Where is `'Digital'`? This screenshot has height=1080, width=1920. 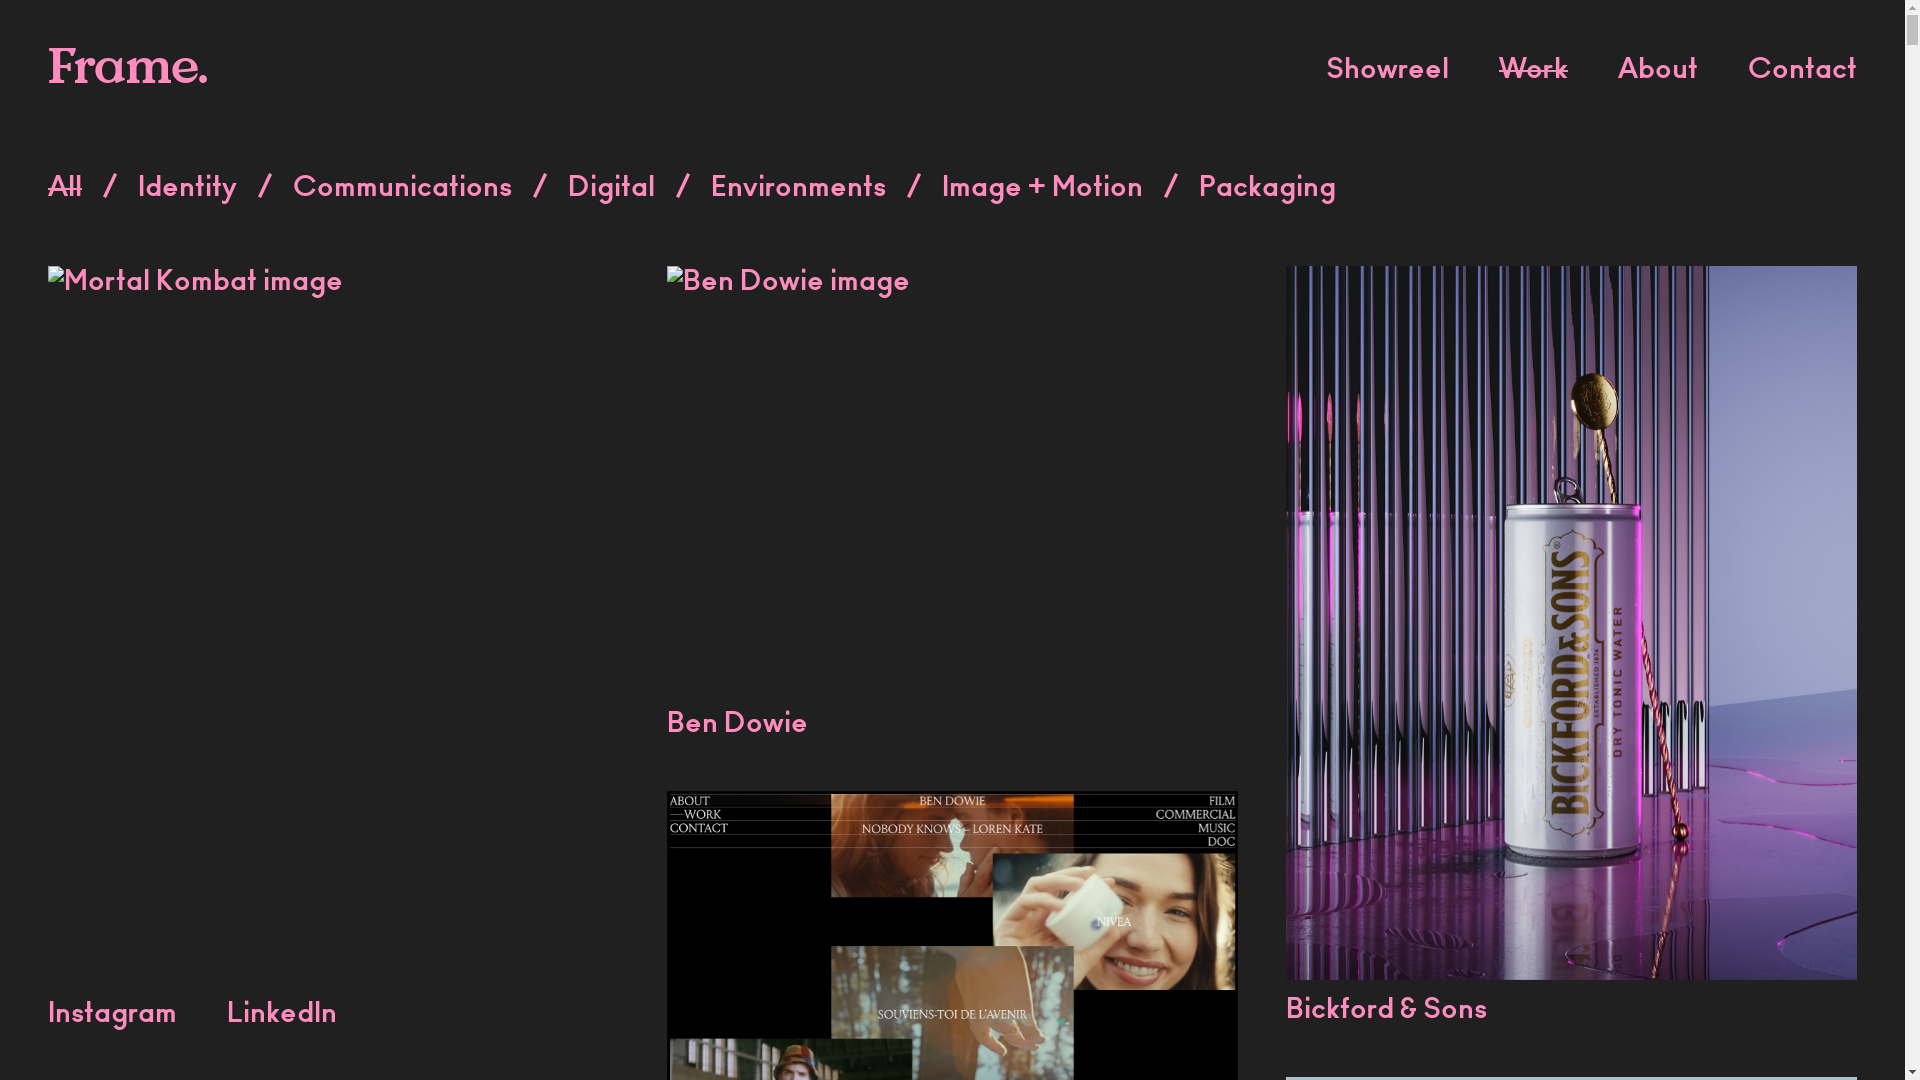
'Digital' is located at coordinates (610, 189).